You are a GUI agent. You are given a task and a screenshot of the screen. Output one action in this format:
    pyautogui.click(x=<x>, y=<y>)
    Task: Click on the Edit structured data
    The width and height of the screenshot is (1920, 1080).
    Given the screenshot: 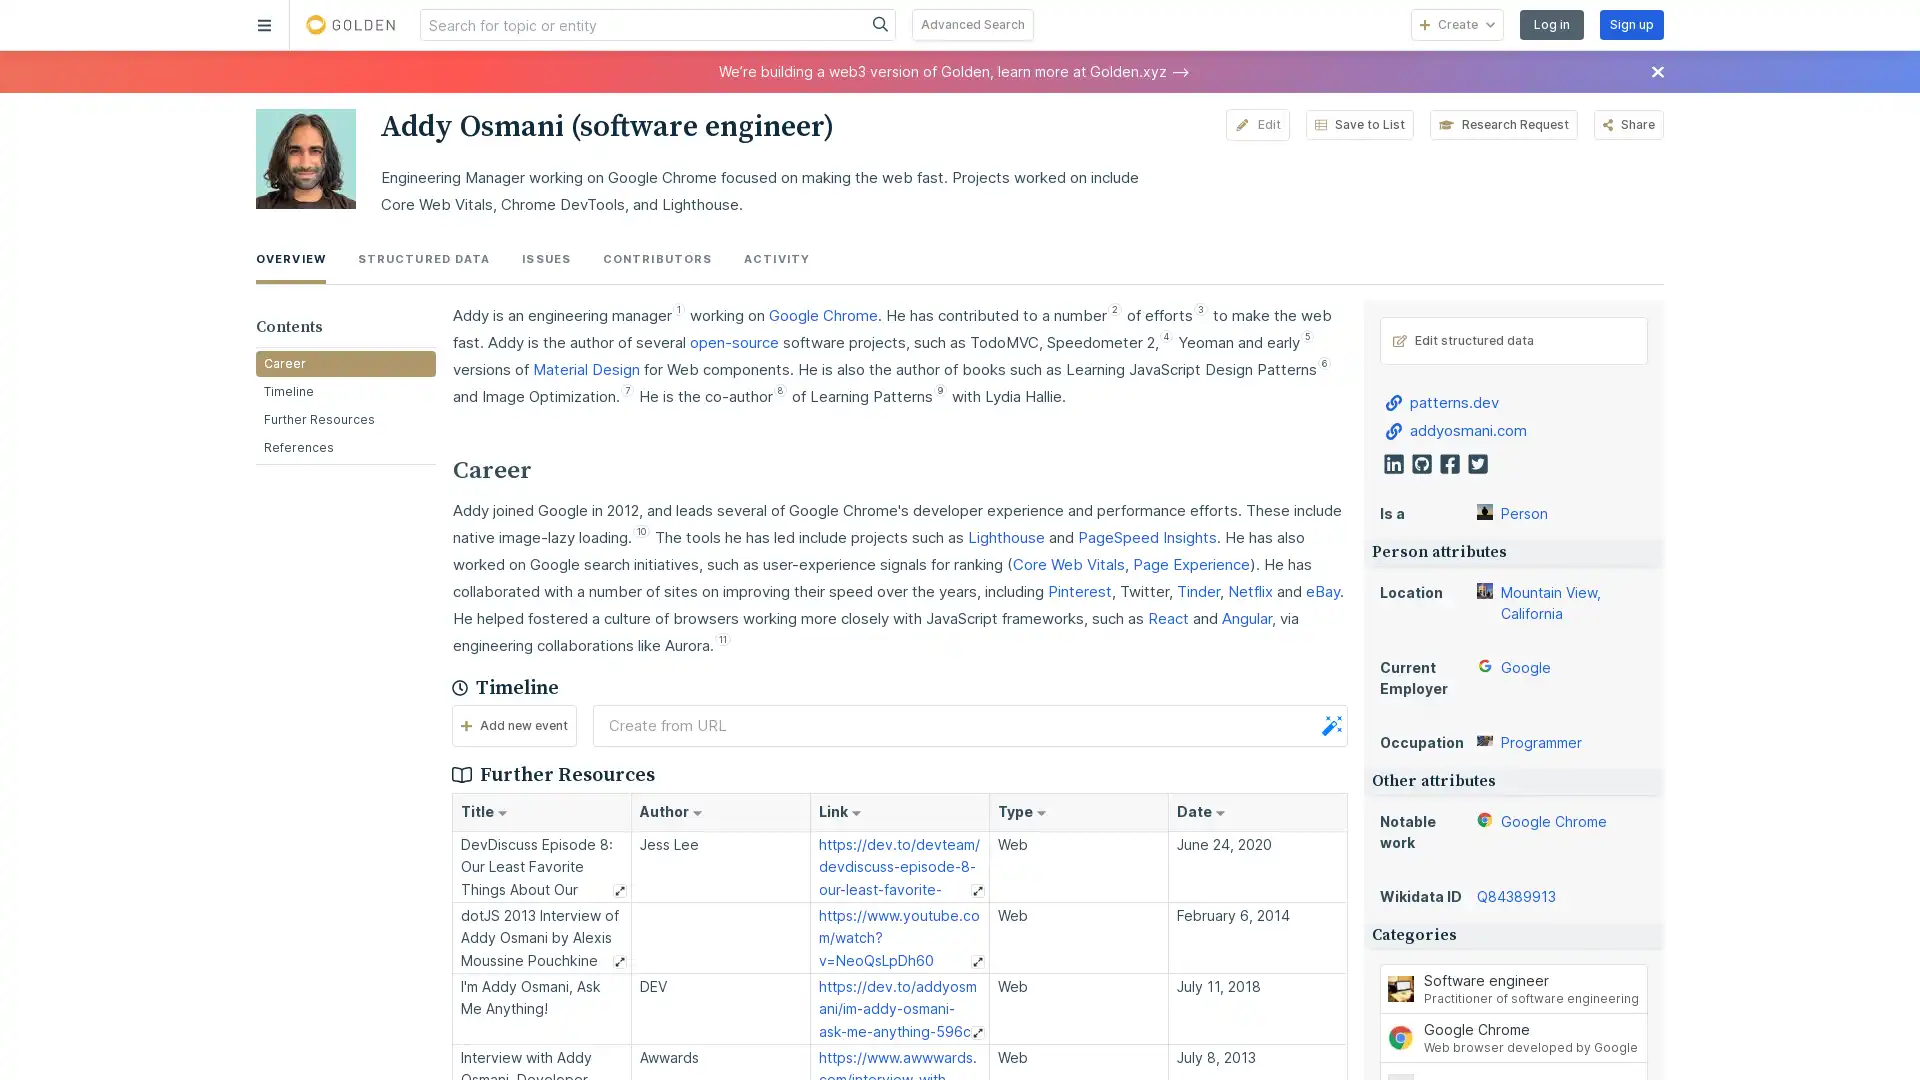 What is the action you would take?
    pyautogui.click(x=1513, y=338)
    